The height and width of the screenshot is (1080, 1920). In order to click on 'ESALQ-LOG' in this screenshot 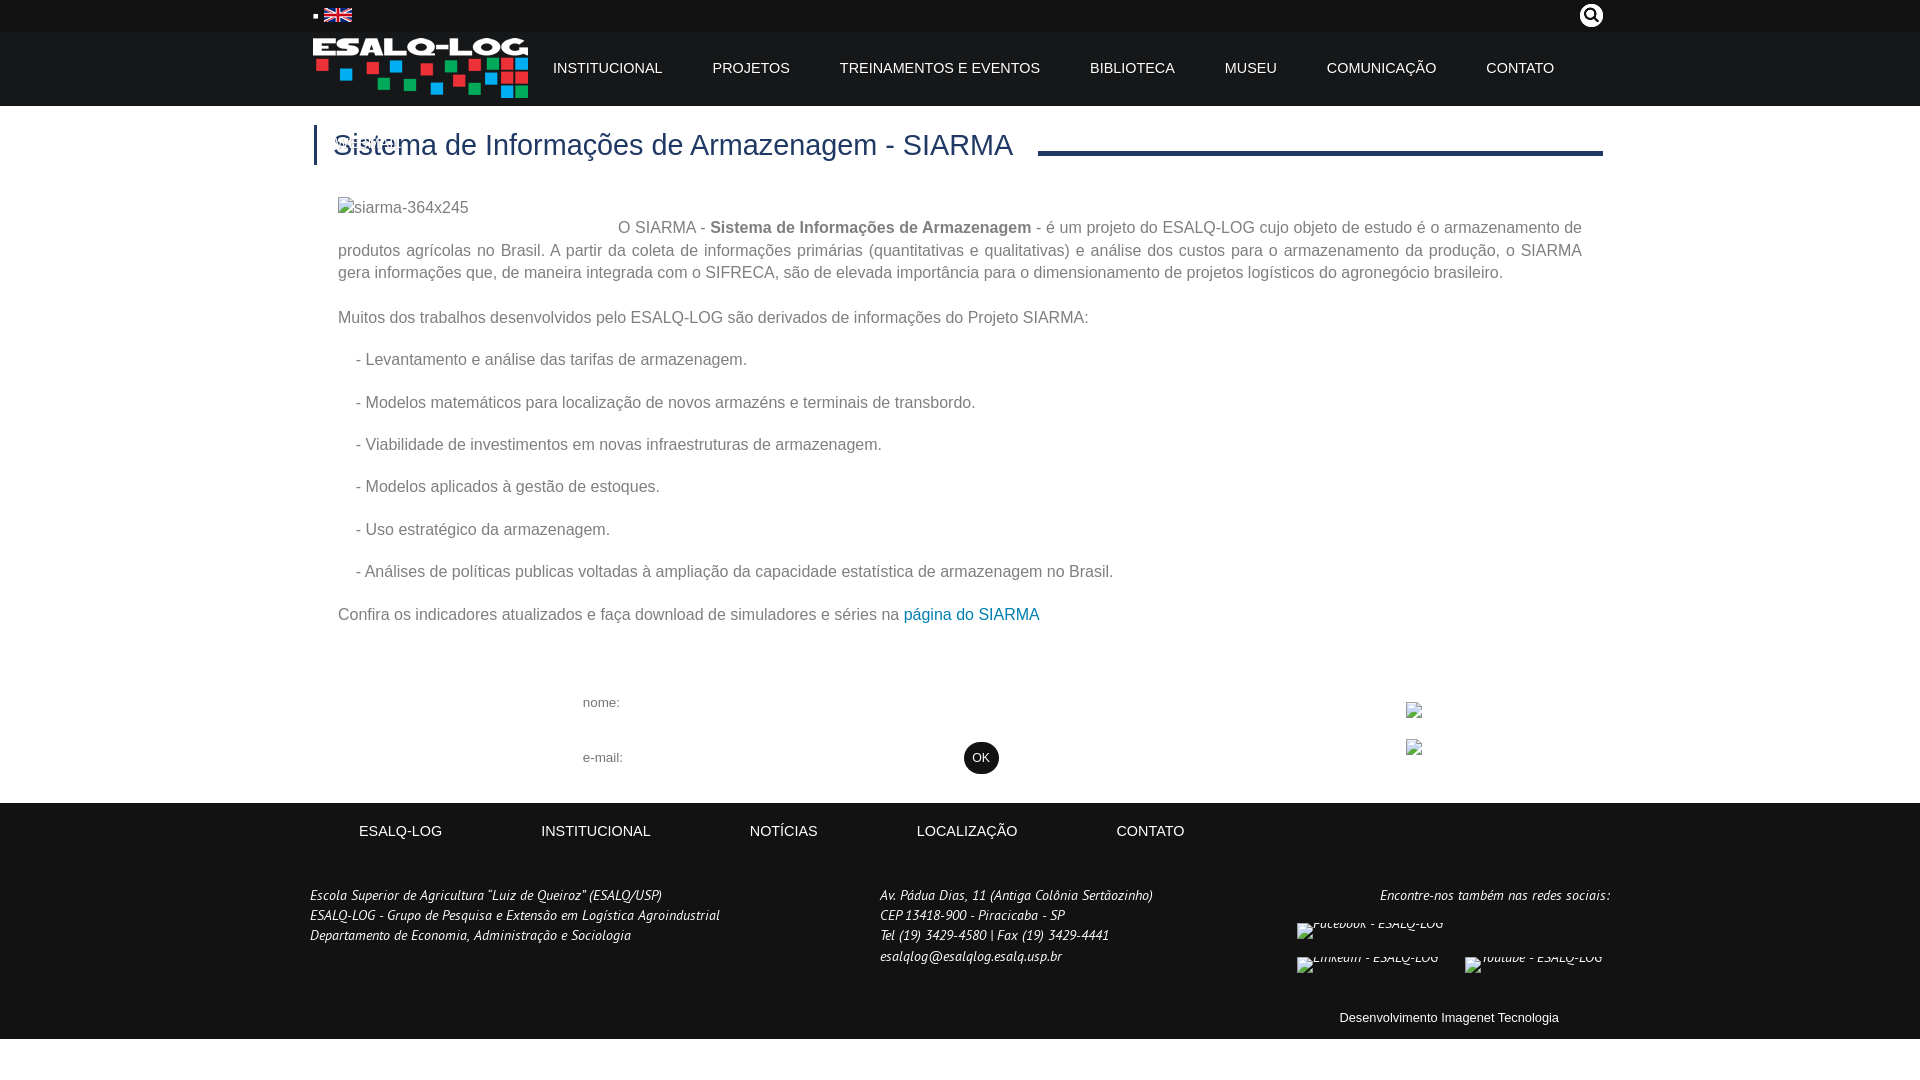, I will do `click(400, 830)`.